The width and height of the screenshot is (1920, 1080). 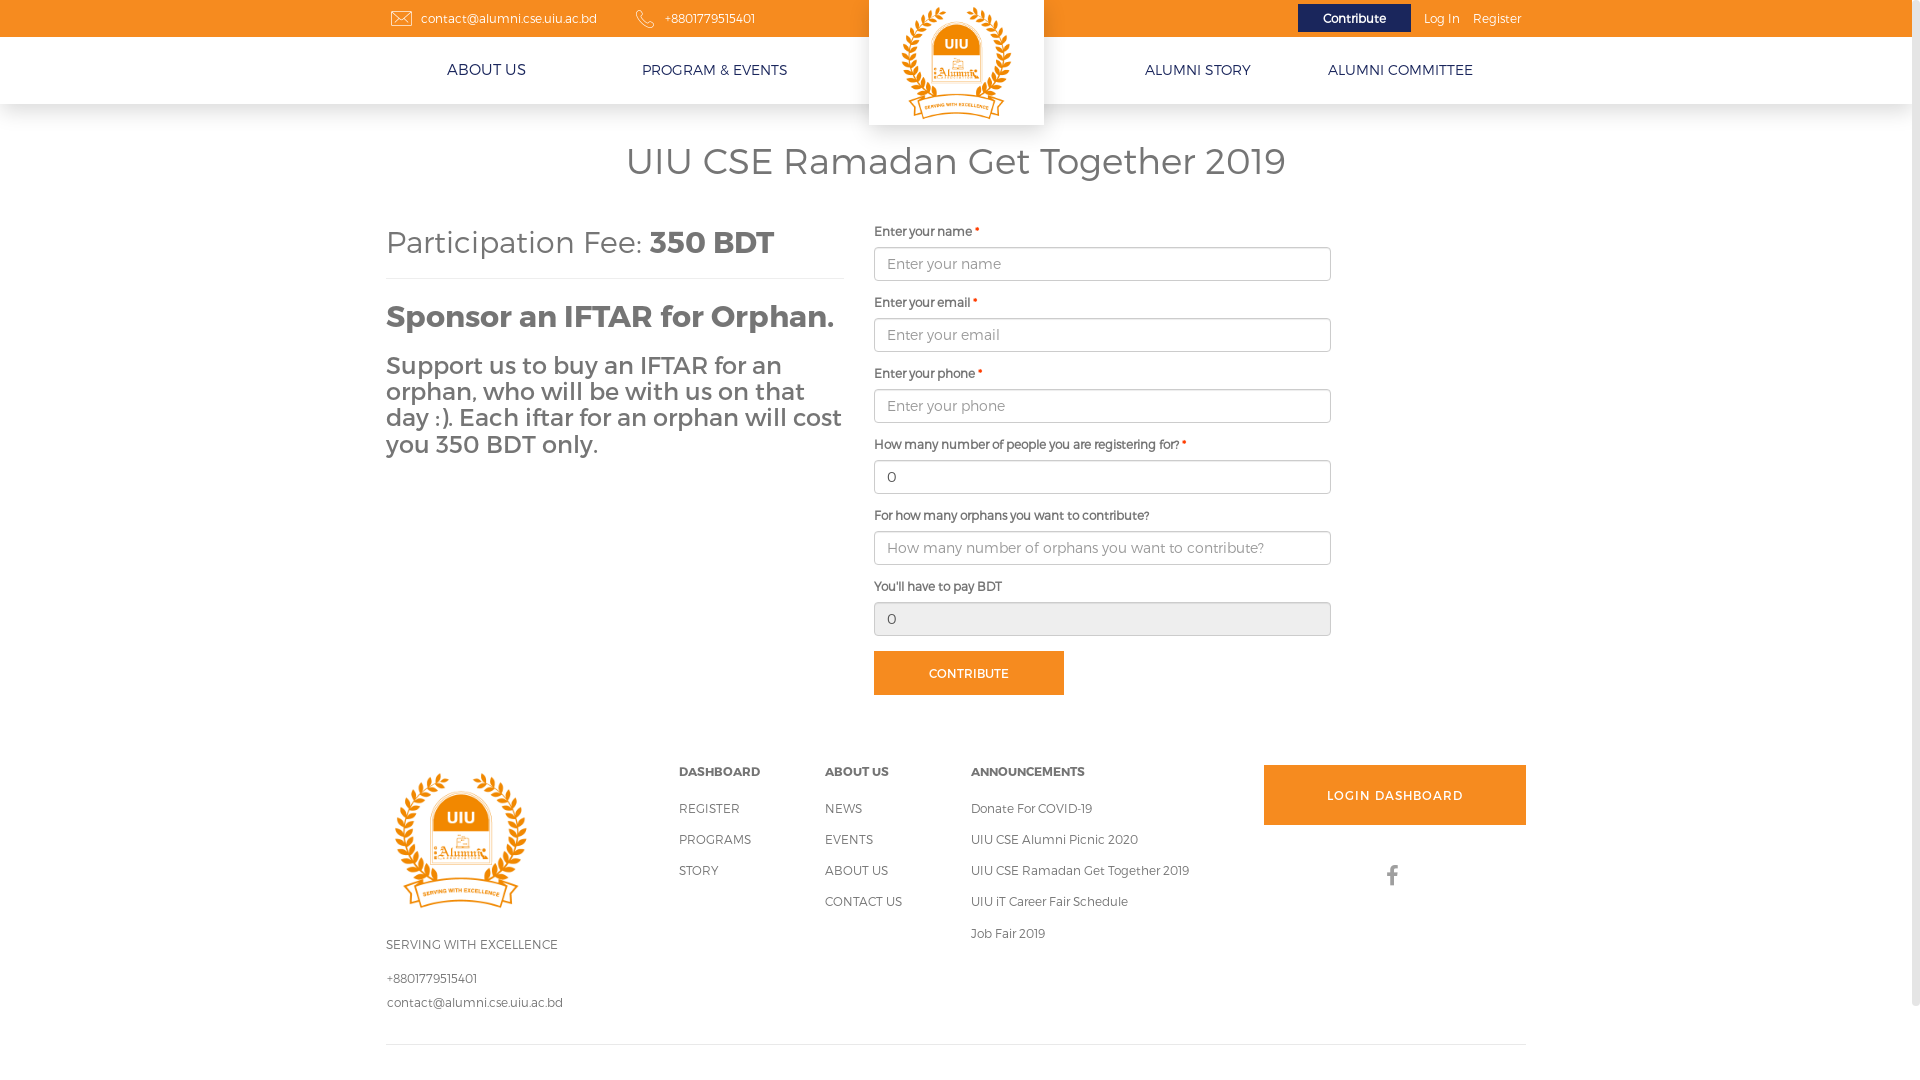 What do you see at coordinates (1318, 69) in the screenshot?
I see `'ALUMNI COMMITTEE'` at bounding box center [1318, 69].